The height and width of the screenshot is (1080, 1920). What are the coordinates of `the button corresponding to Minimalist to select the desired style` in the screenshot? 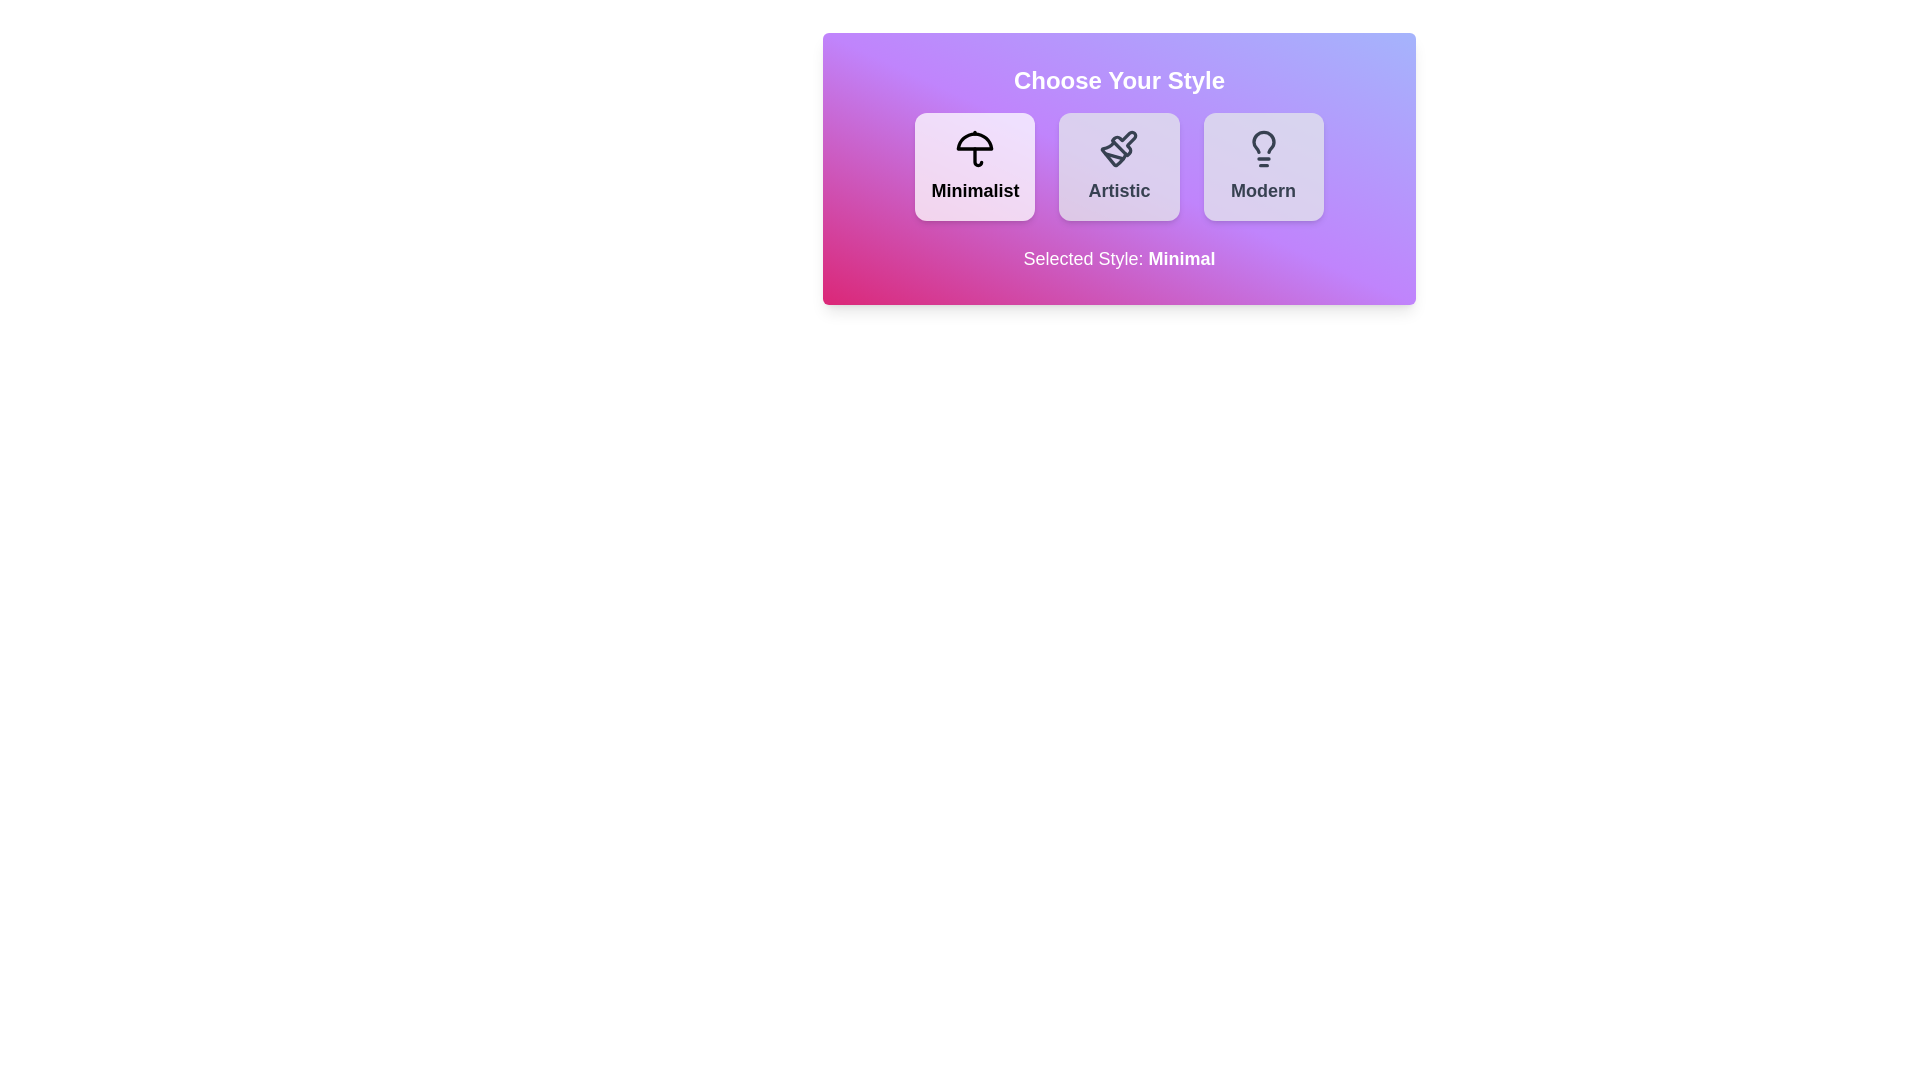 It's located at (975, 165).